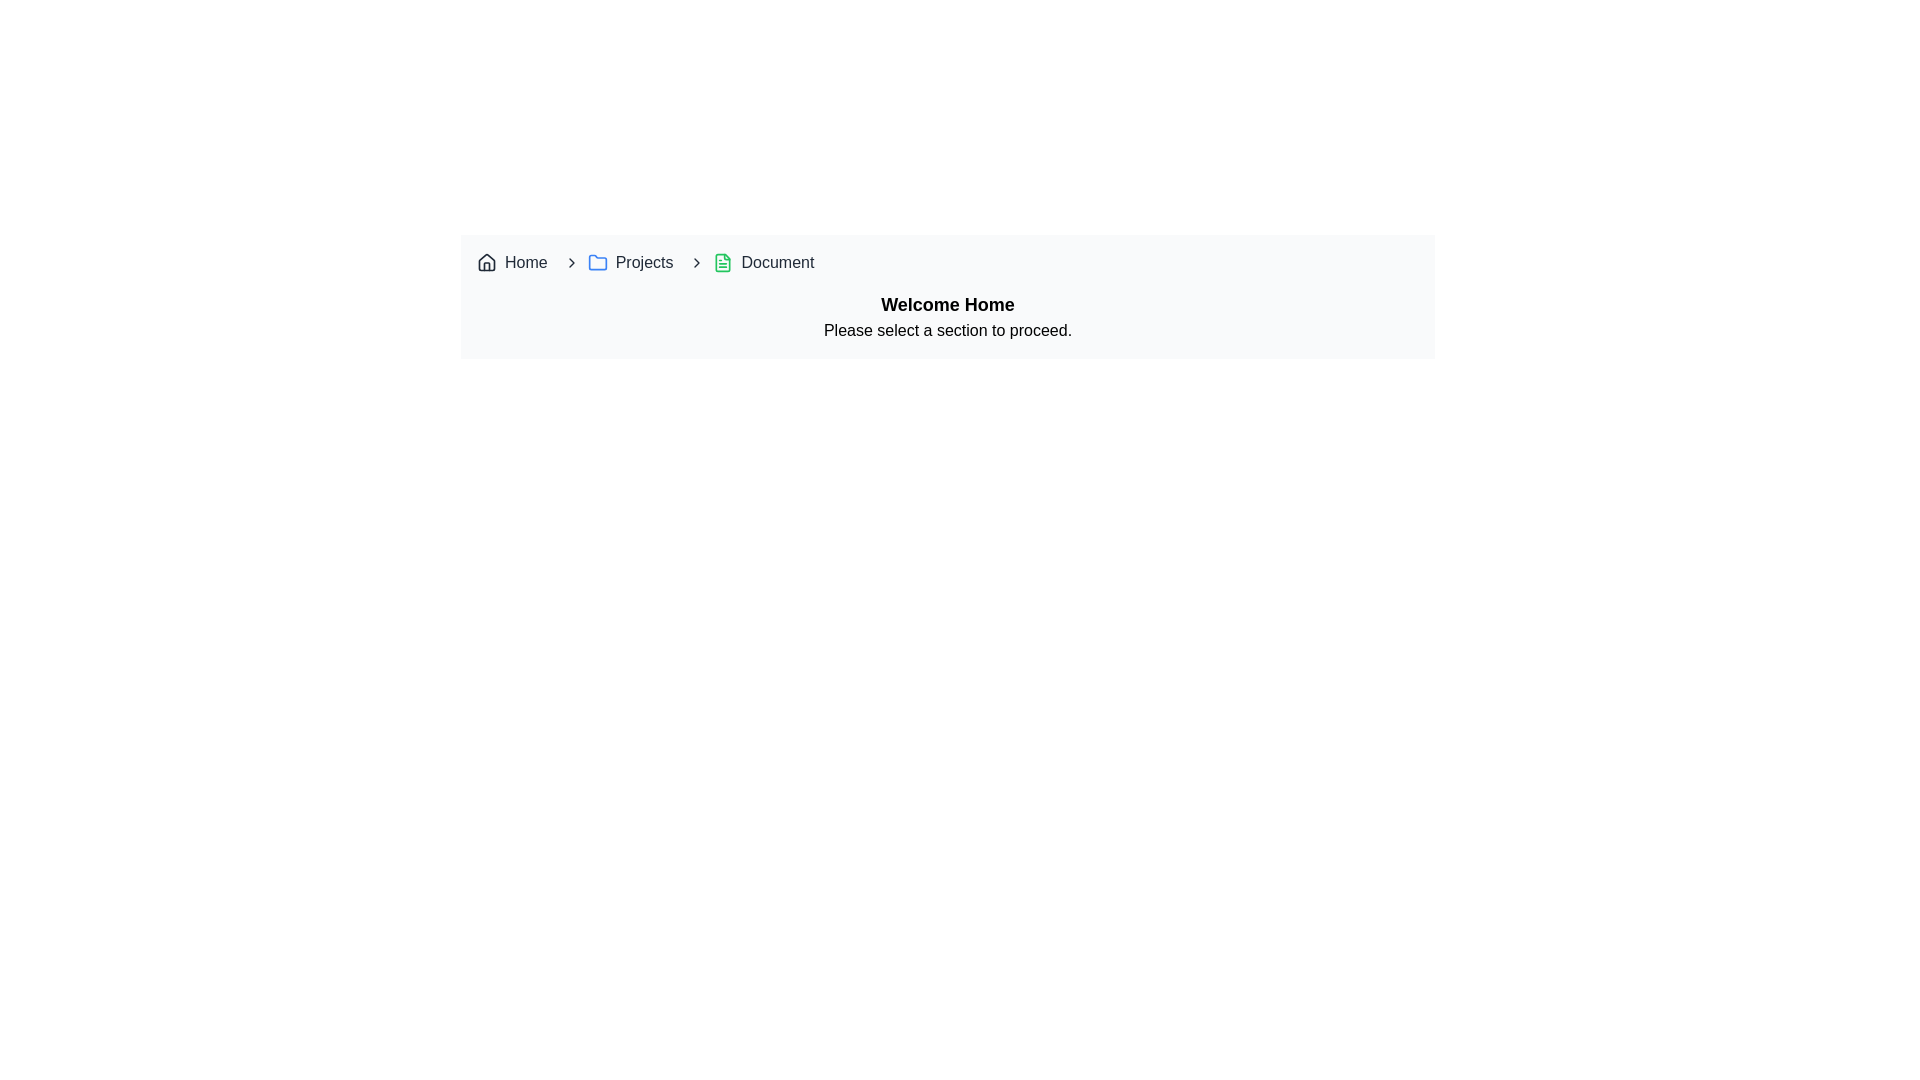 This screenshot has width=1920, height=1080. What do you see at coordinates (722, 261) in the screenshot?
I see `the document icon in the breadcrumb navigation bar, which is the third element following 'Projects' and preceding 'Document'` at bounding box center [722, 261].